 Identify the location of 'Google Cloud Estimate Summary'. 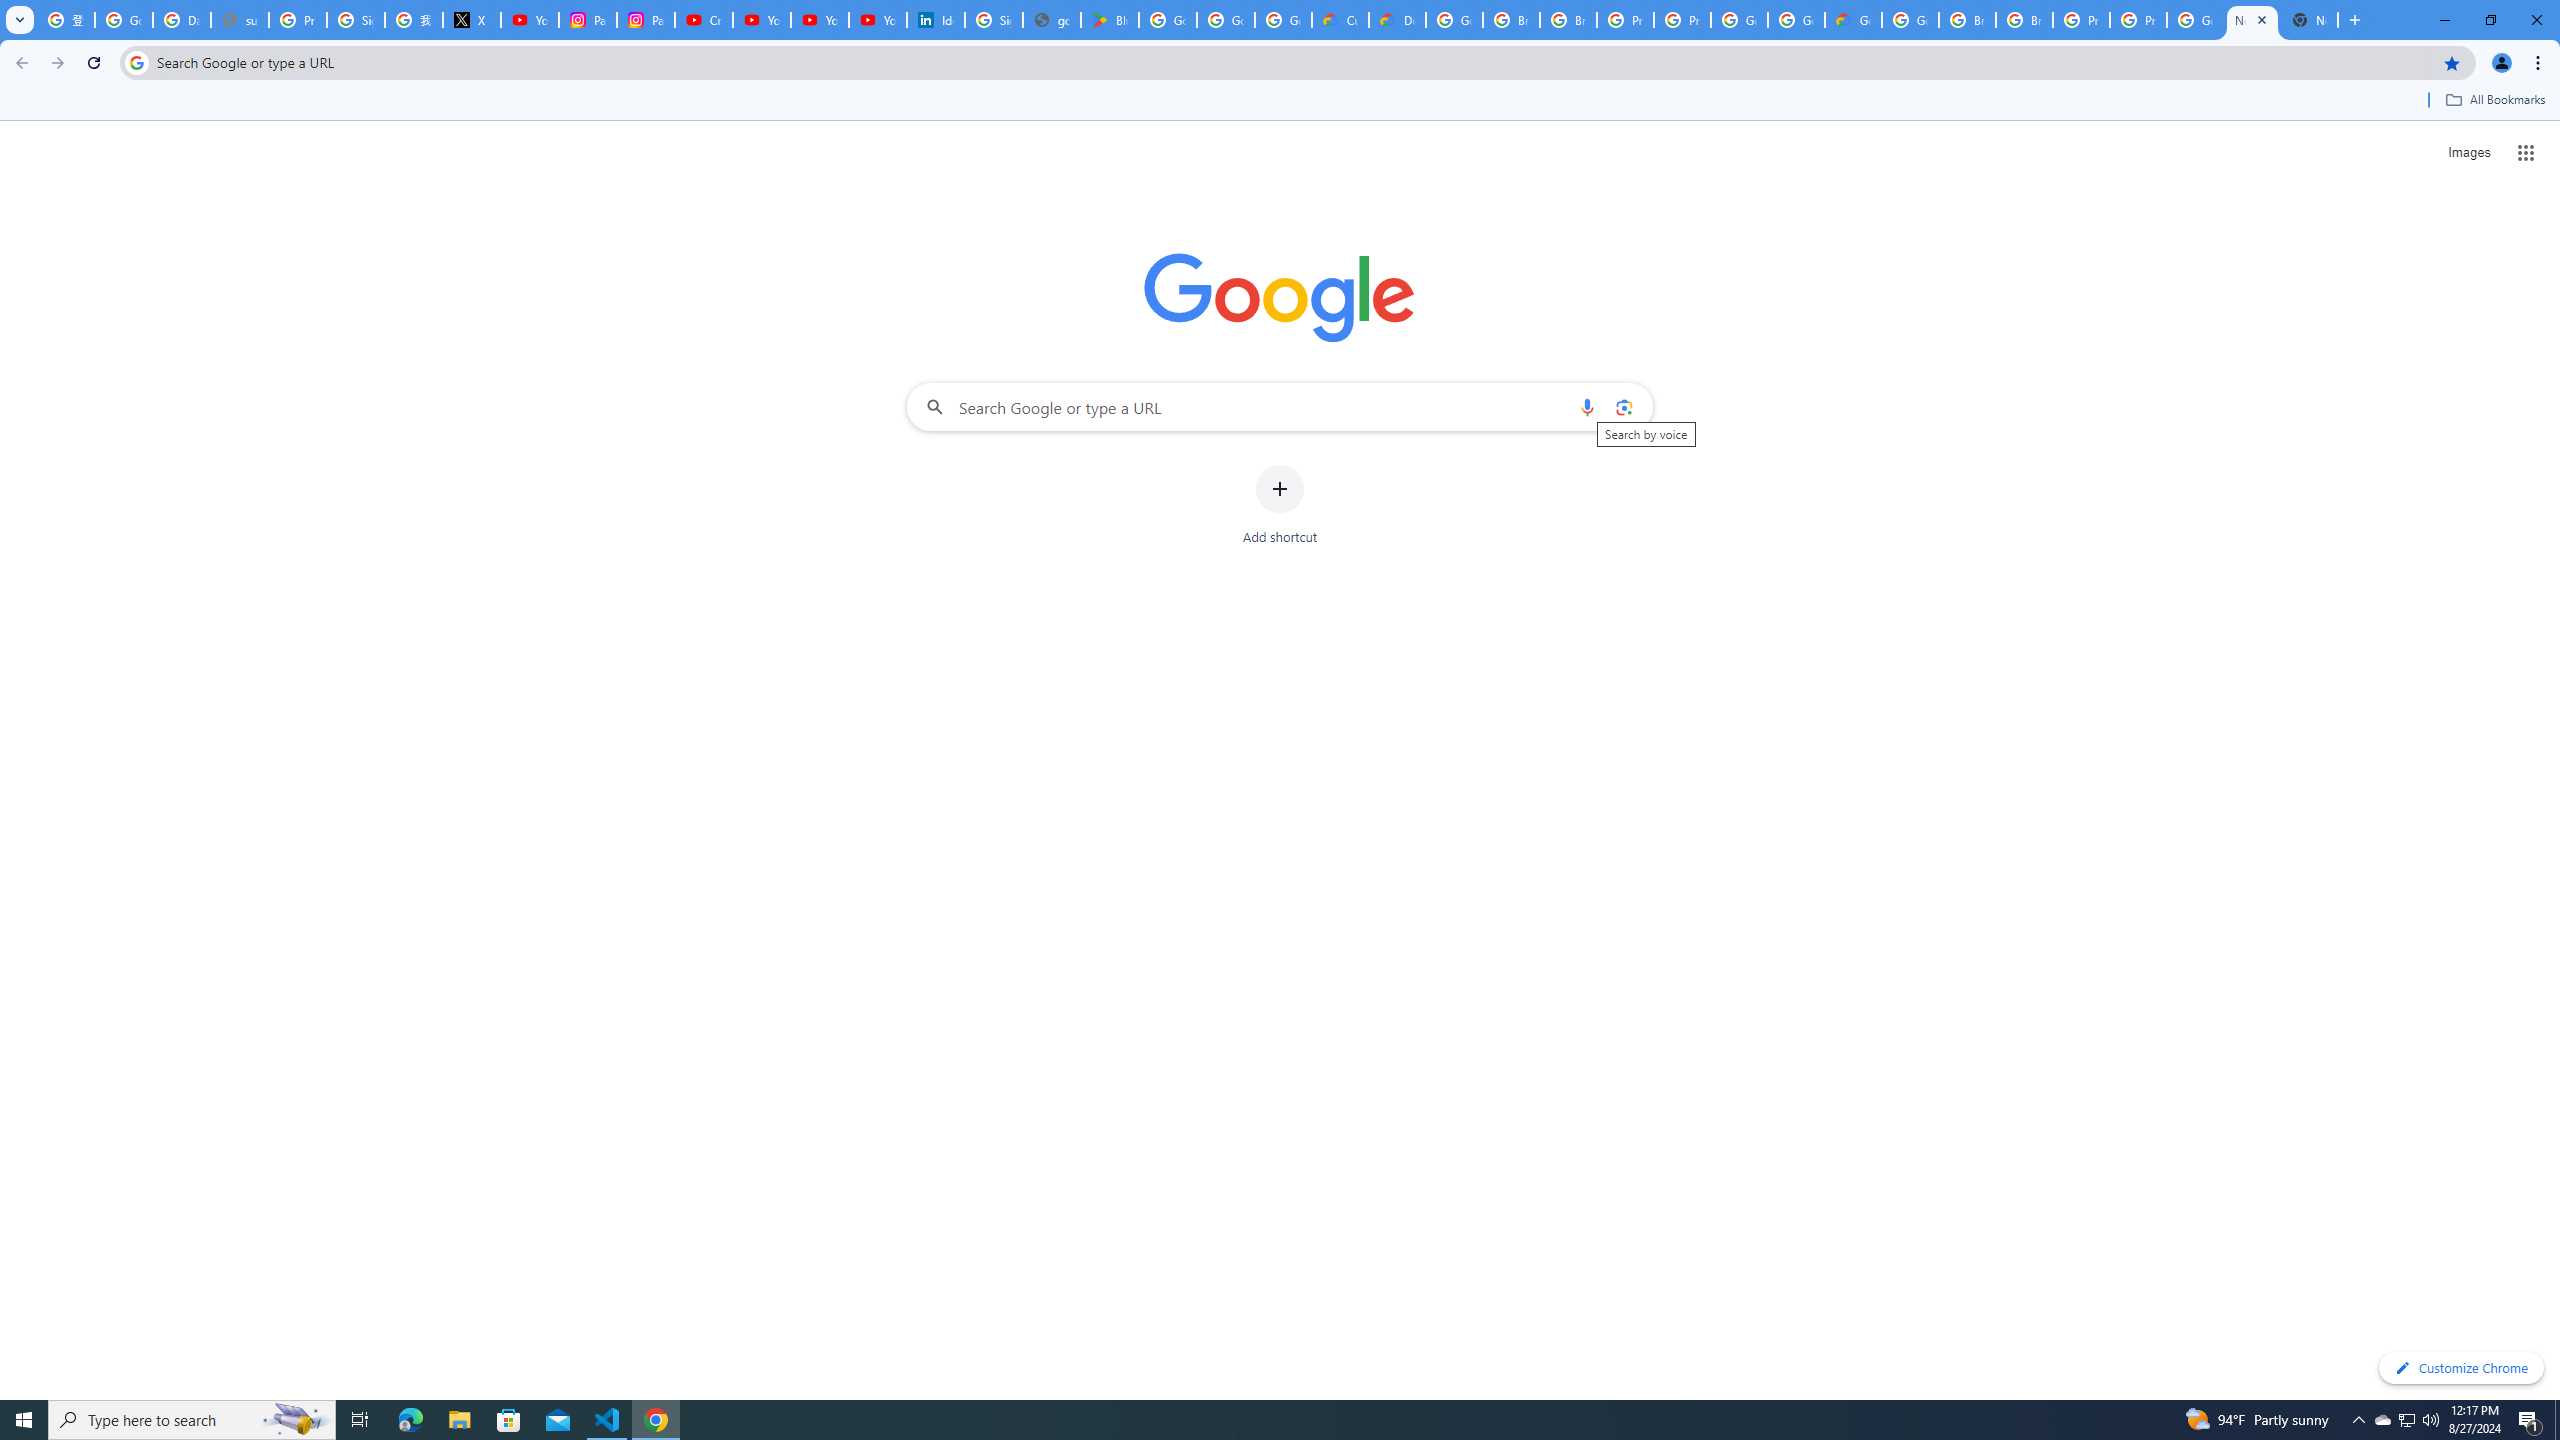
(1852, 19).